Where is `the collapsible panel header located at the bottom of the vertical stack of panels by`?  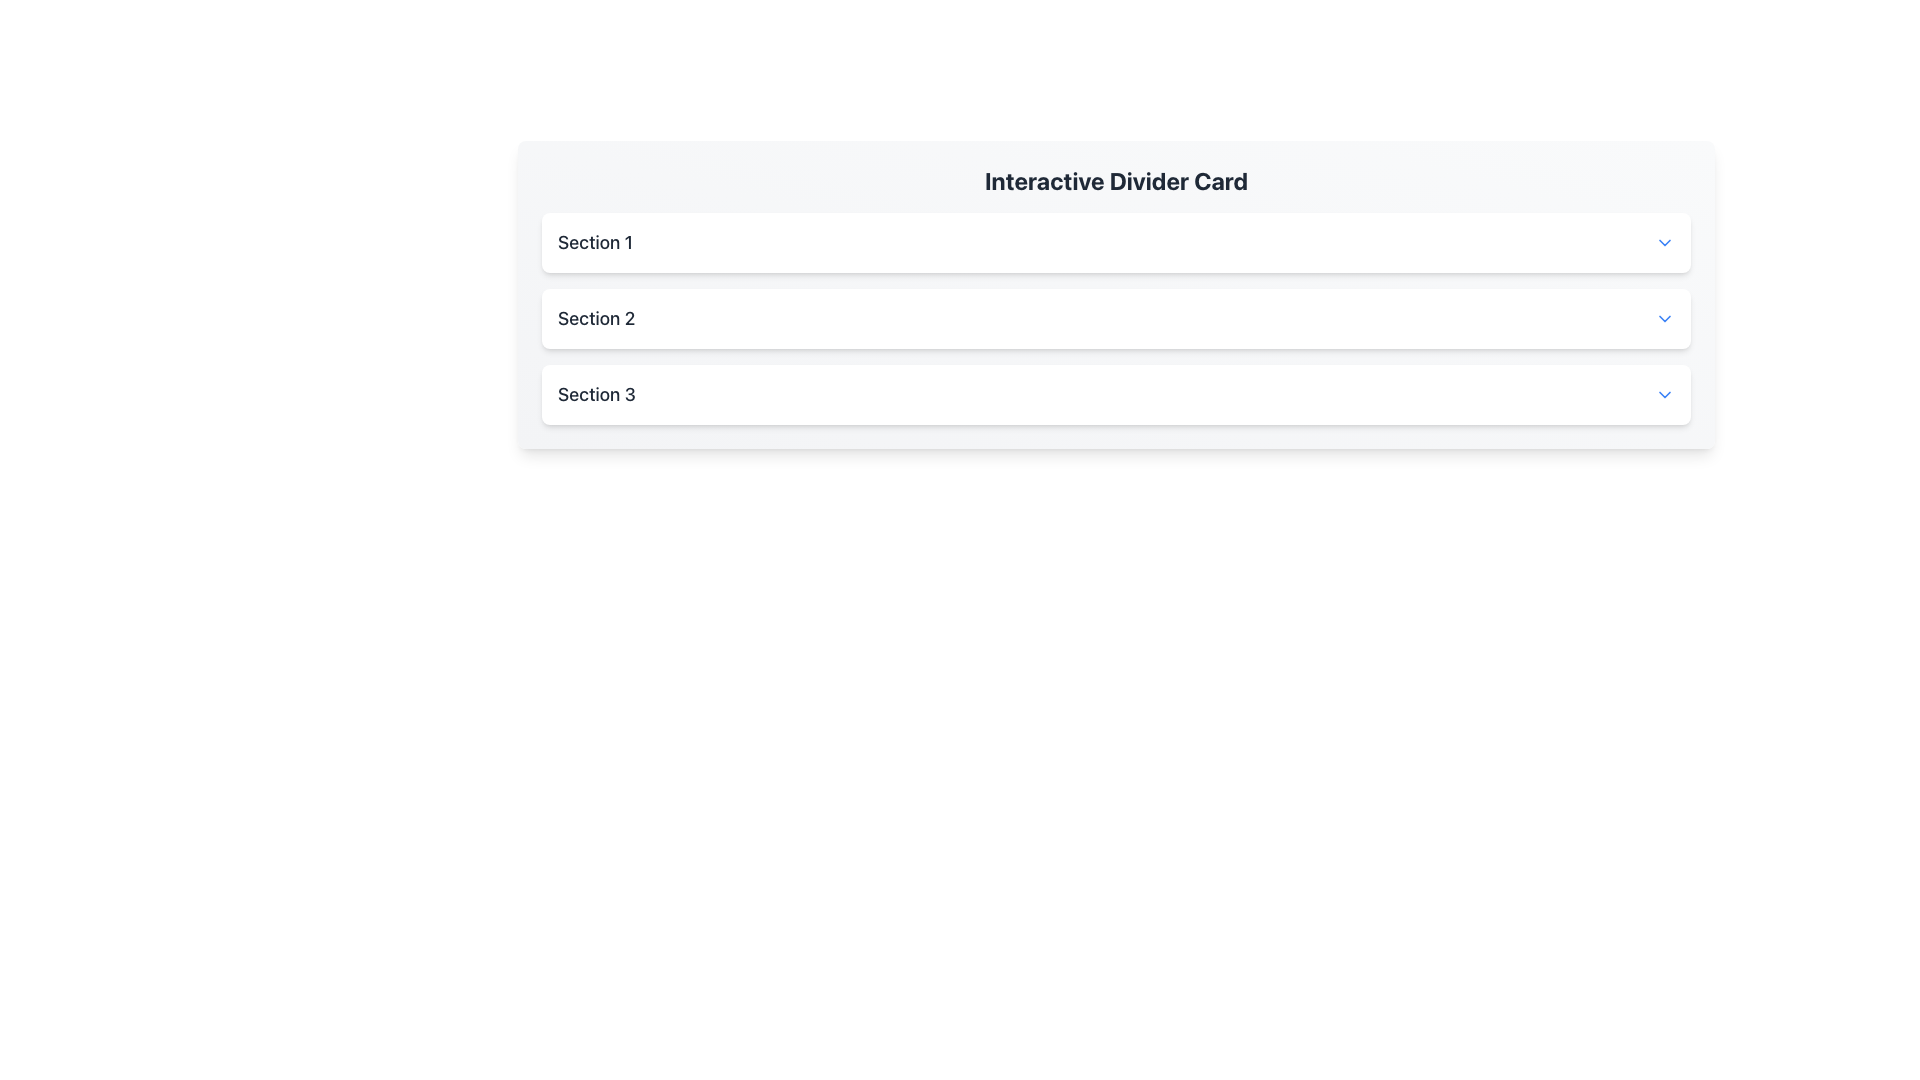 the collapsible panel header located at the bottom of the vertical stack of panels by is located at coordinates (1115, 394).